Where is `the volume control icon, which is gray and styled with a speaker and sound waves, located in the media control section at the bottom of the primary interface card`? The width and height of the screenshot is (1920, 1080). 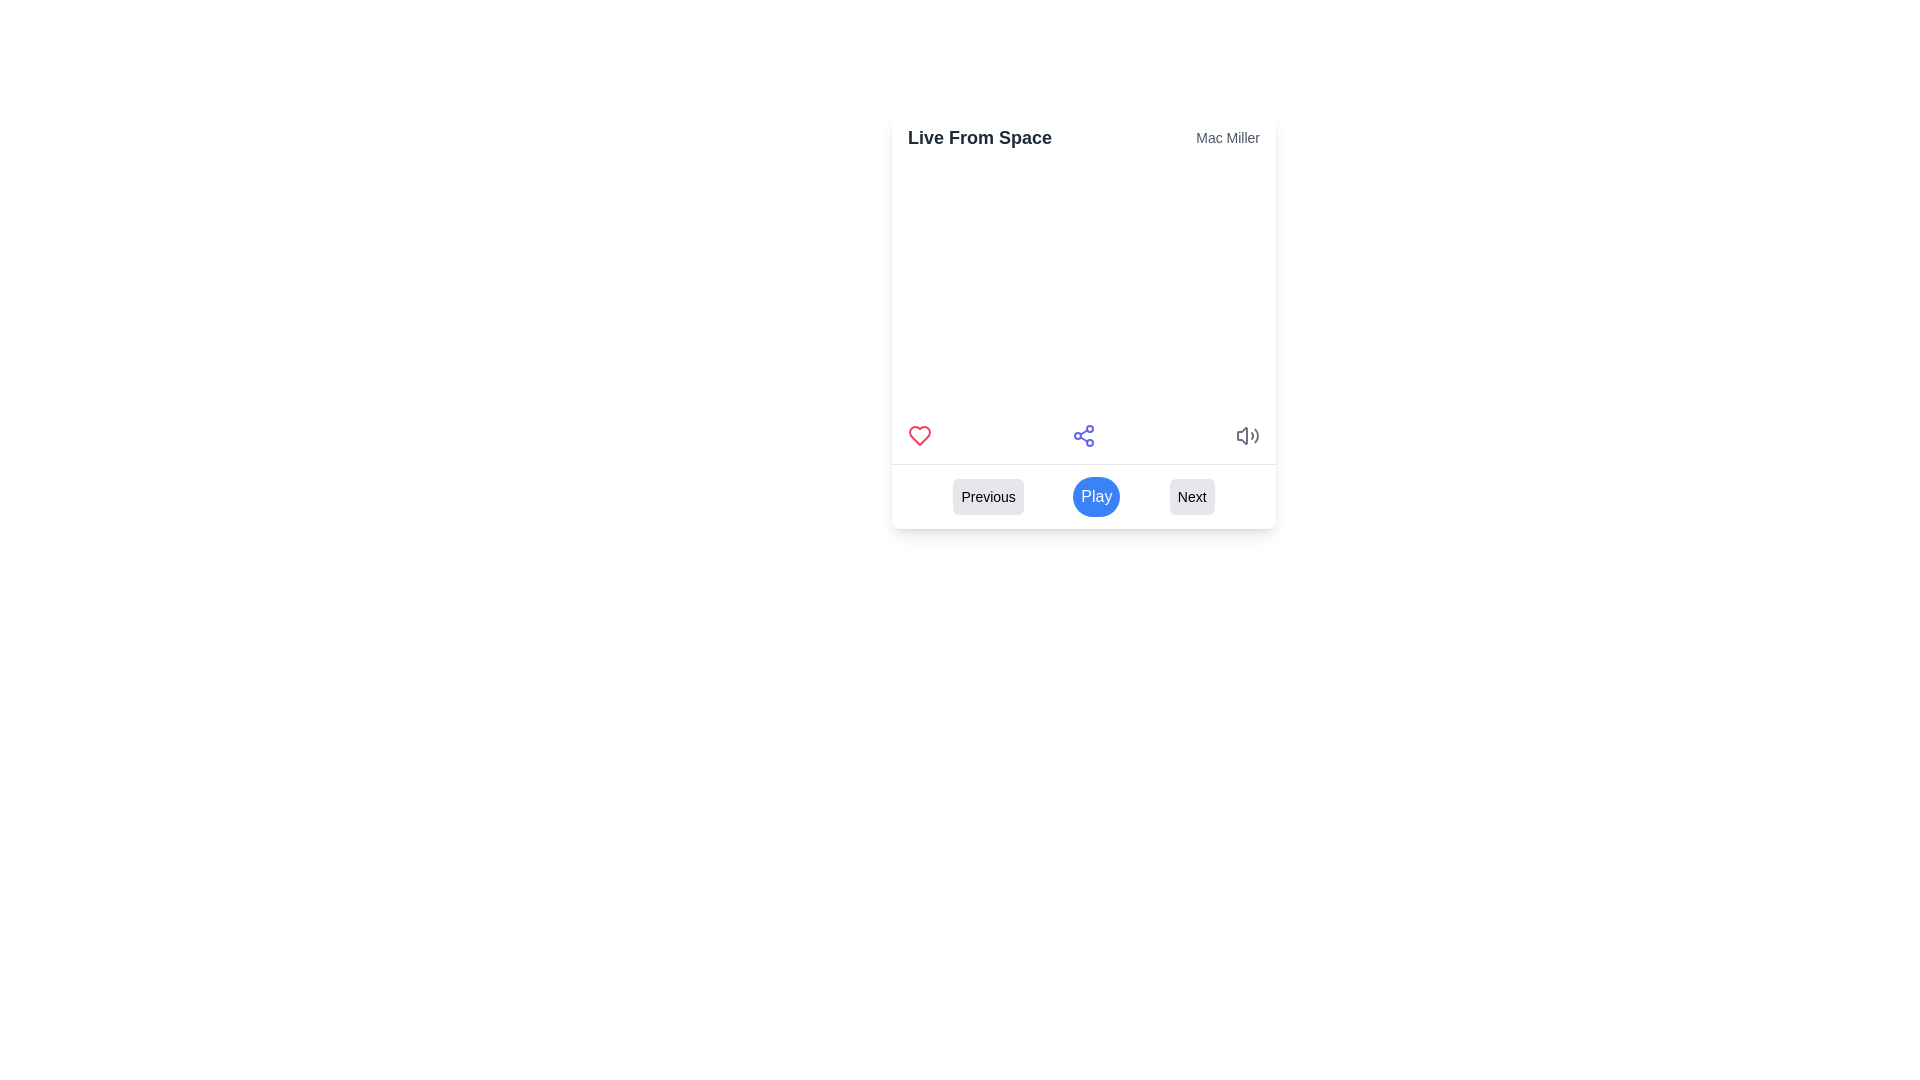
the volume control icon, which is gray and styled with a speaker and sound waves, located in the media control section at the bottom of the primary interface card is located at coordinates (1247, 434).